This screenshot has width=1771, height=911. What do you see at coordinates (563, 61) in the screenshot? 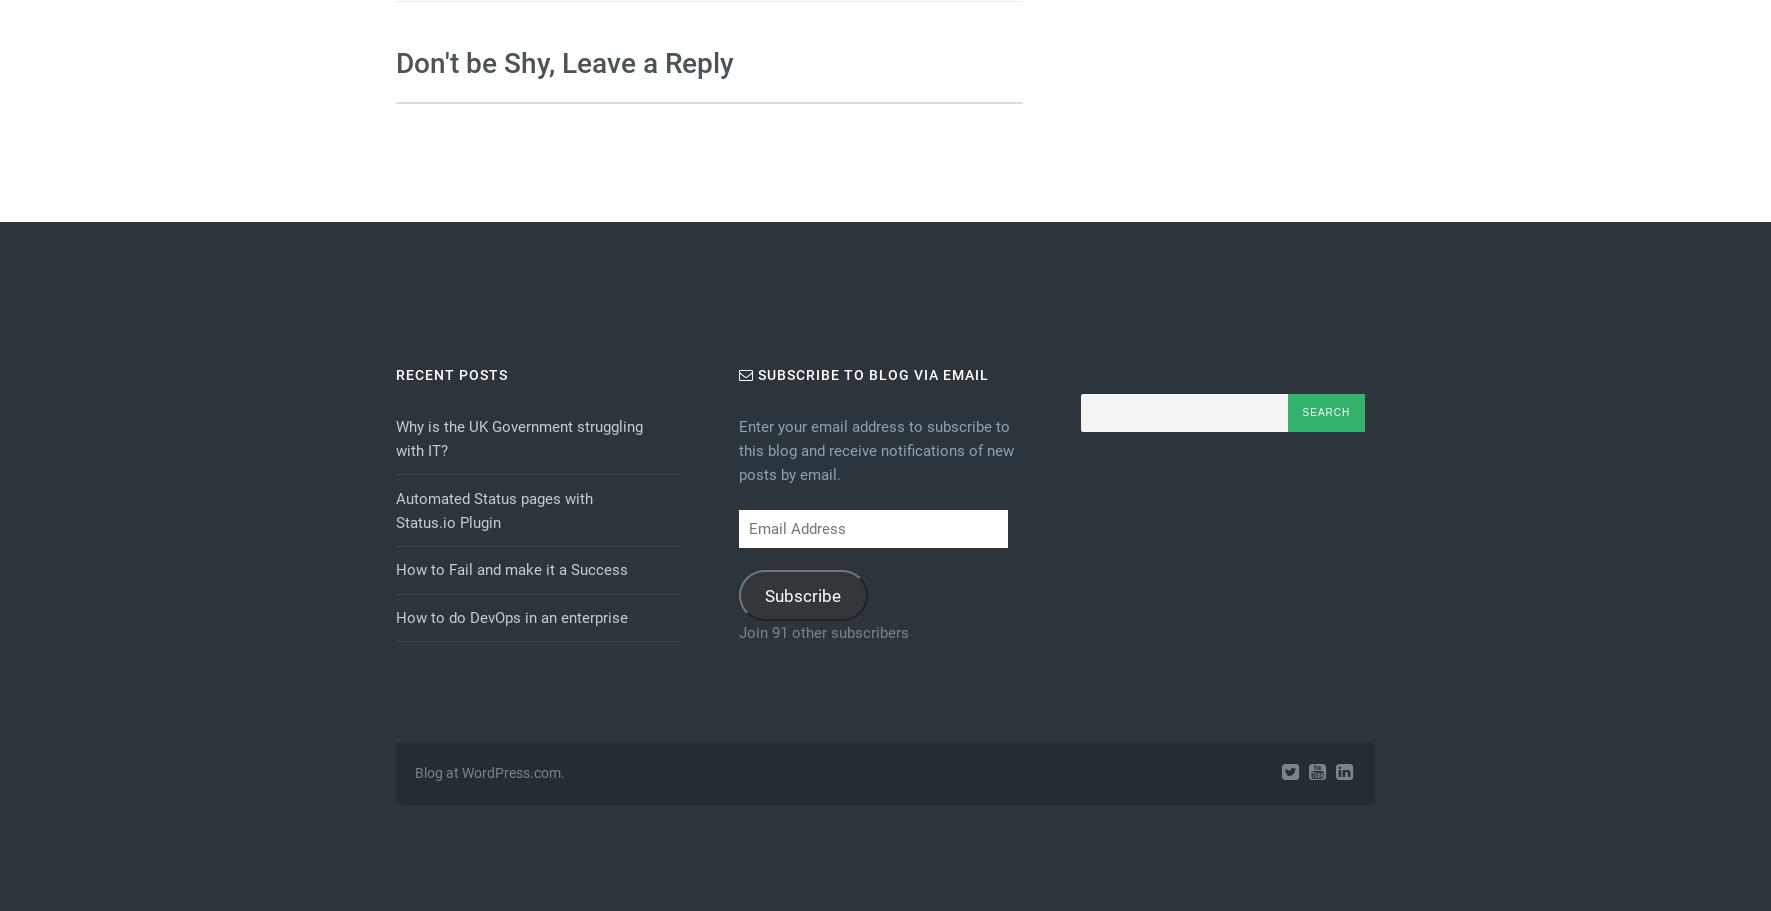
I see `'Don't be Shy, Leave a Reply'` at bounding box center [563, 61].